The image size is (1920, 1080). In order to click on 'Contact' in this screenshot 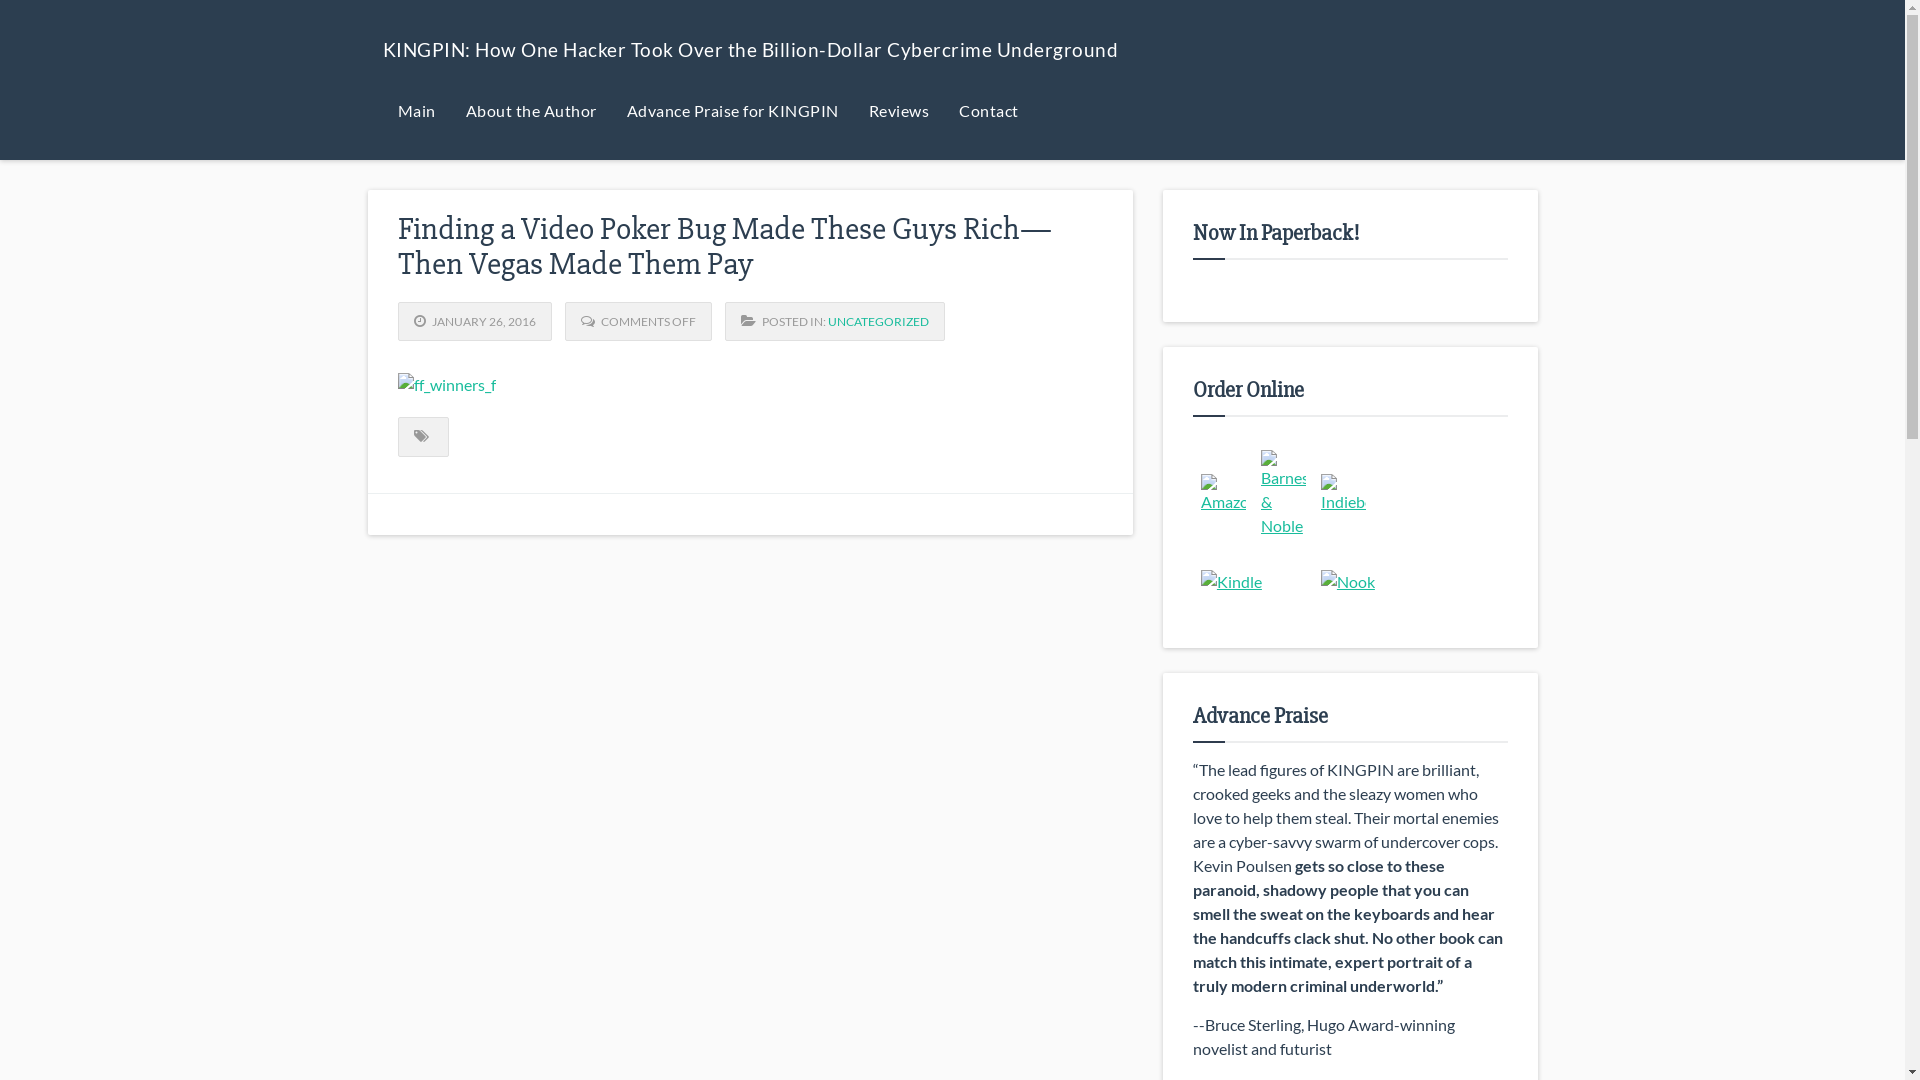, I will do `click(988, 110)`.